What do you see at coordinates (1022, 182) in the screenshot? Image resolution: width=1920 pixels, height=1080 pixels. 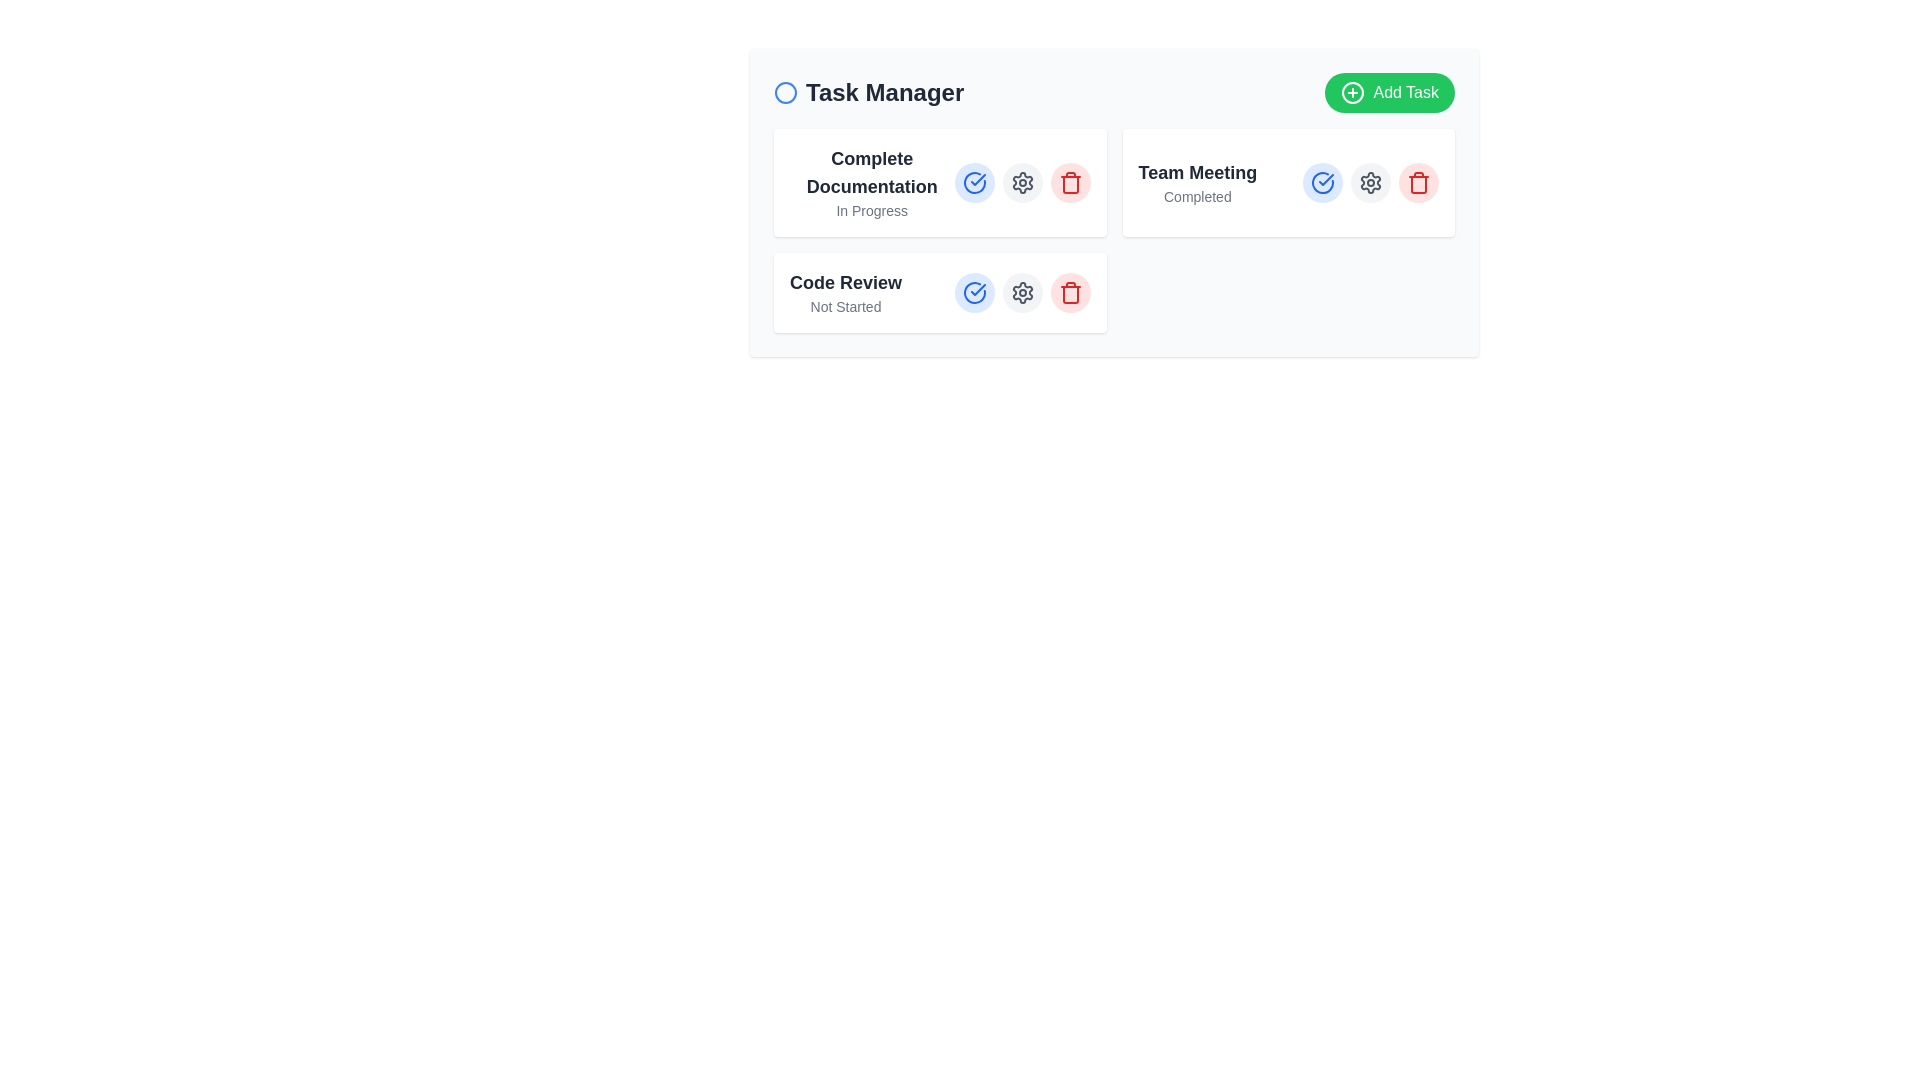 I see `the settings button, represented as a gear icon, associated with the 'Code Review' task` at bounding box center [1022, 182].